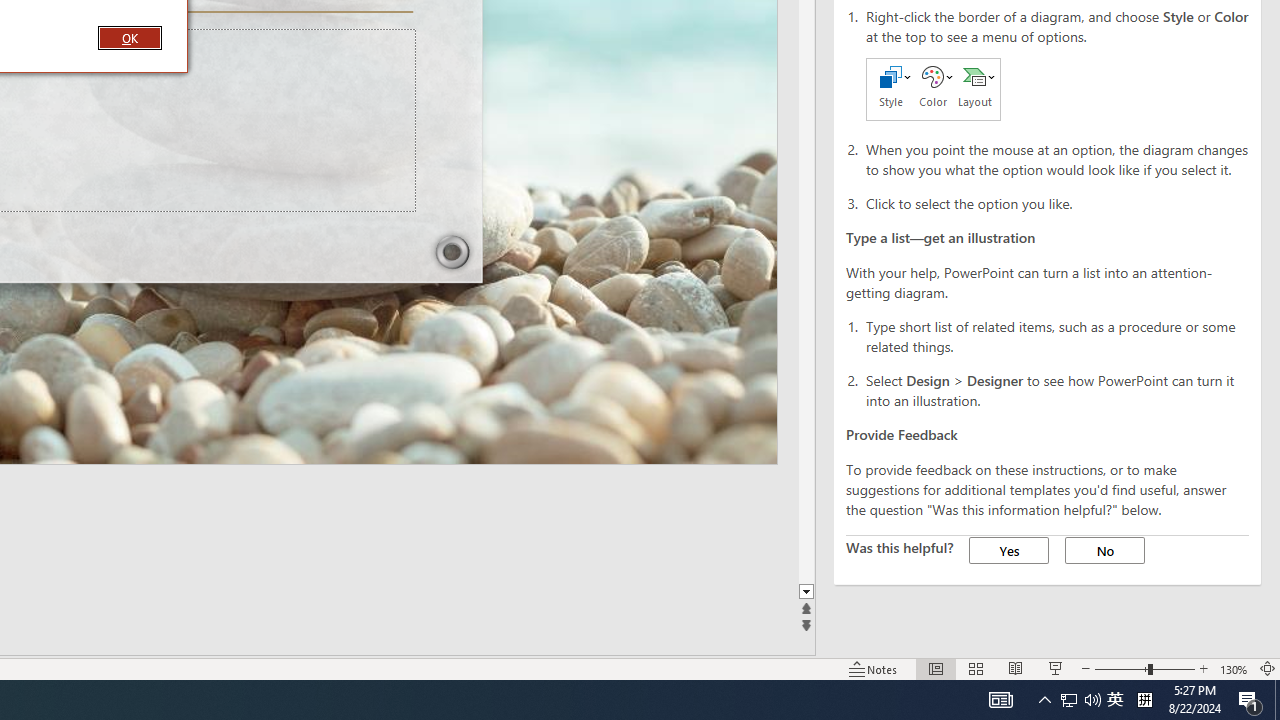  What do you see at coordinates (1104, 550) in the screenshot?
I see `'No'` at bounding box center [1104, 550].